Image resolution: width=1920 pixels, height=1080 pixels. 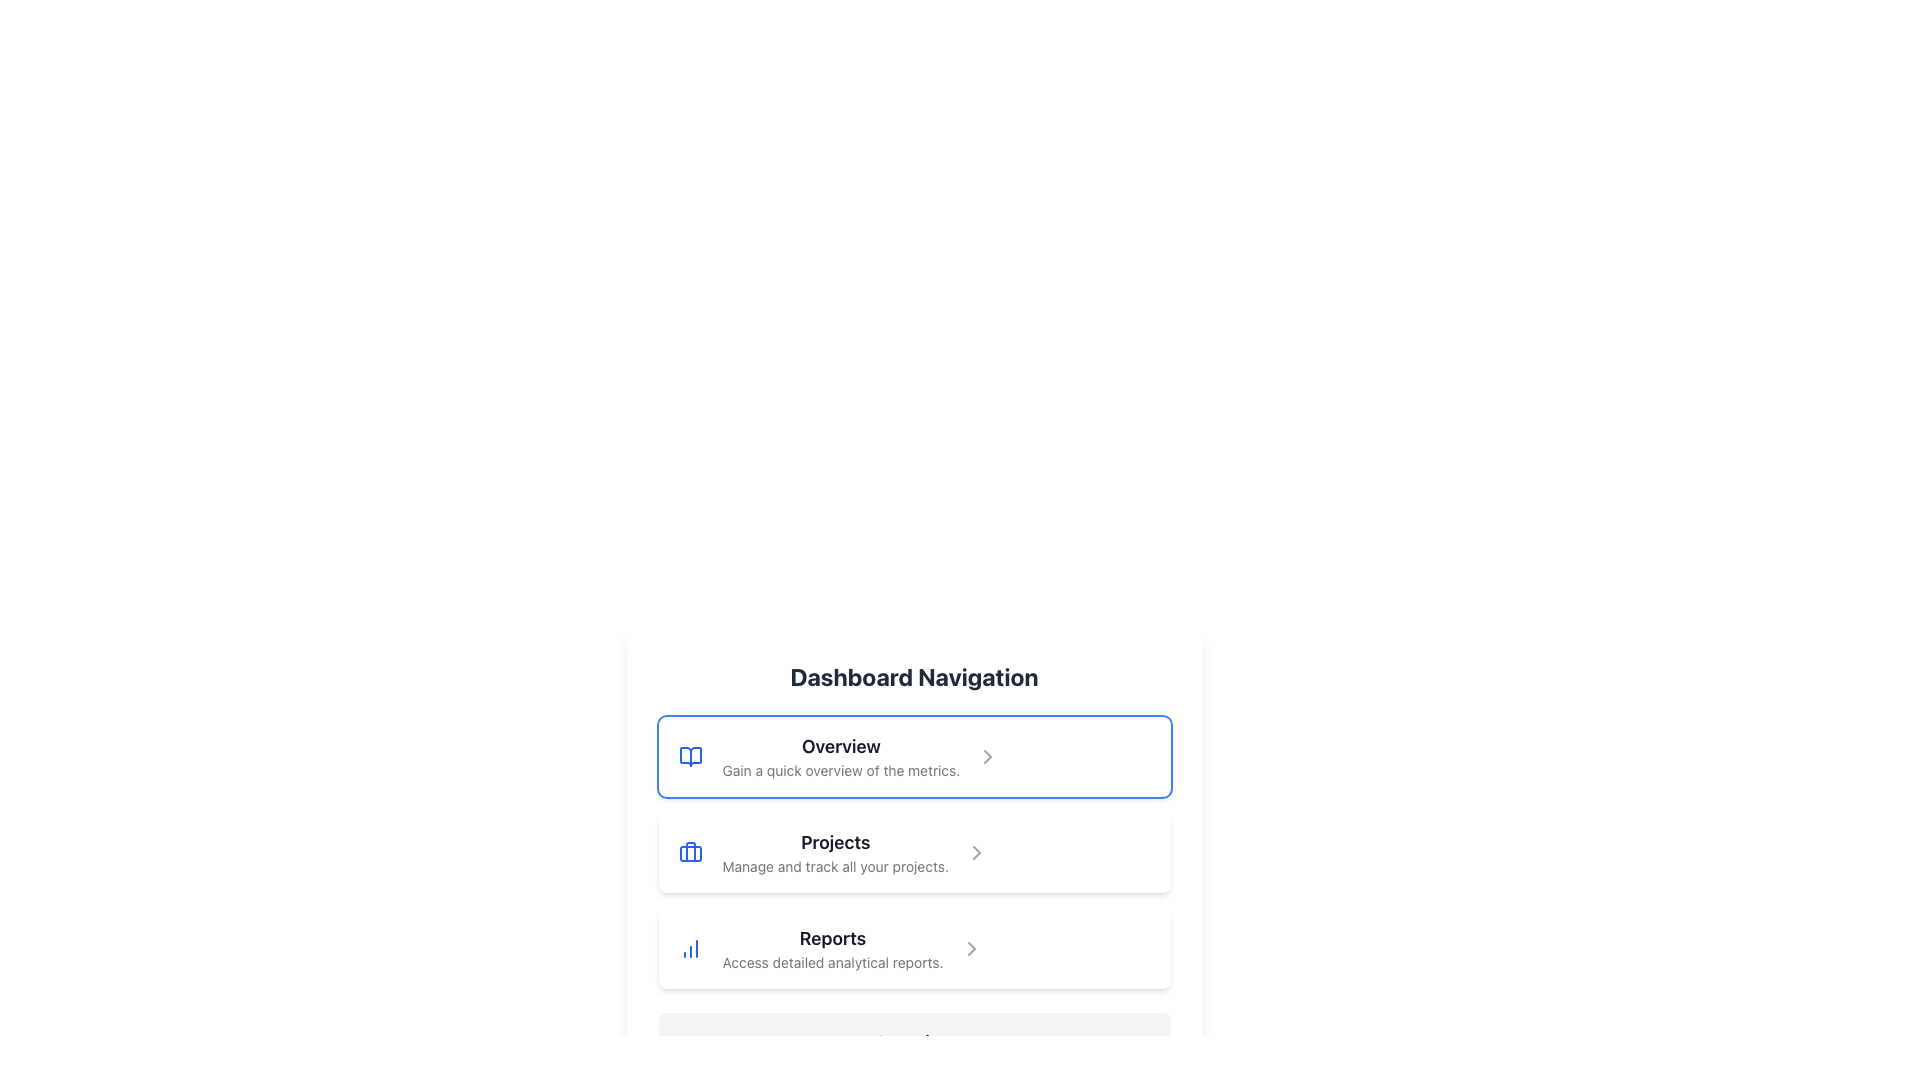 What do you see at coordinates (913, 852) in the screenshot?
I see `the second navigation button labeled 'Projects' in the vertical list, positioned between 'Overview' and 'Reports'` at bounding box center [913, 852].